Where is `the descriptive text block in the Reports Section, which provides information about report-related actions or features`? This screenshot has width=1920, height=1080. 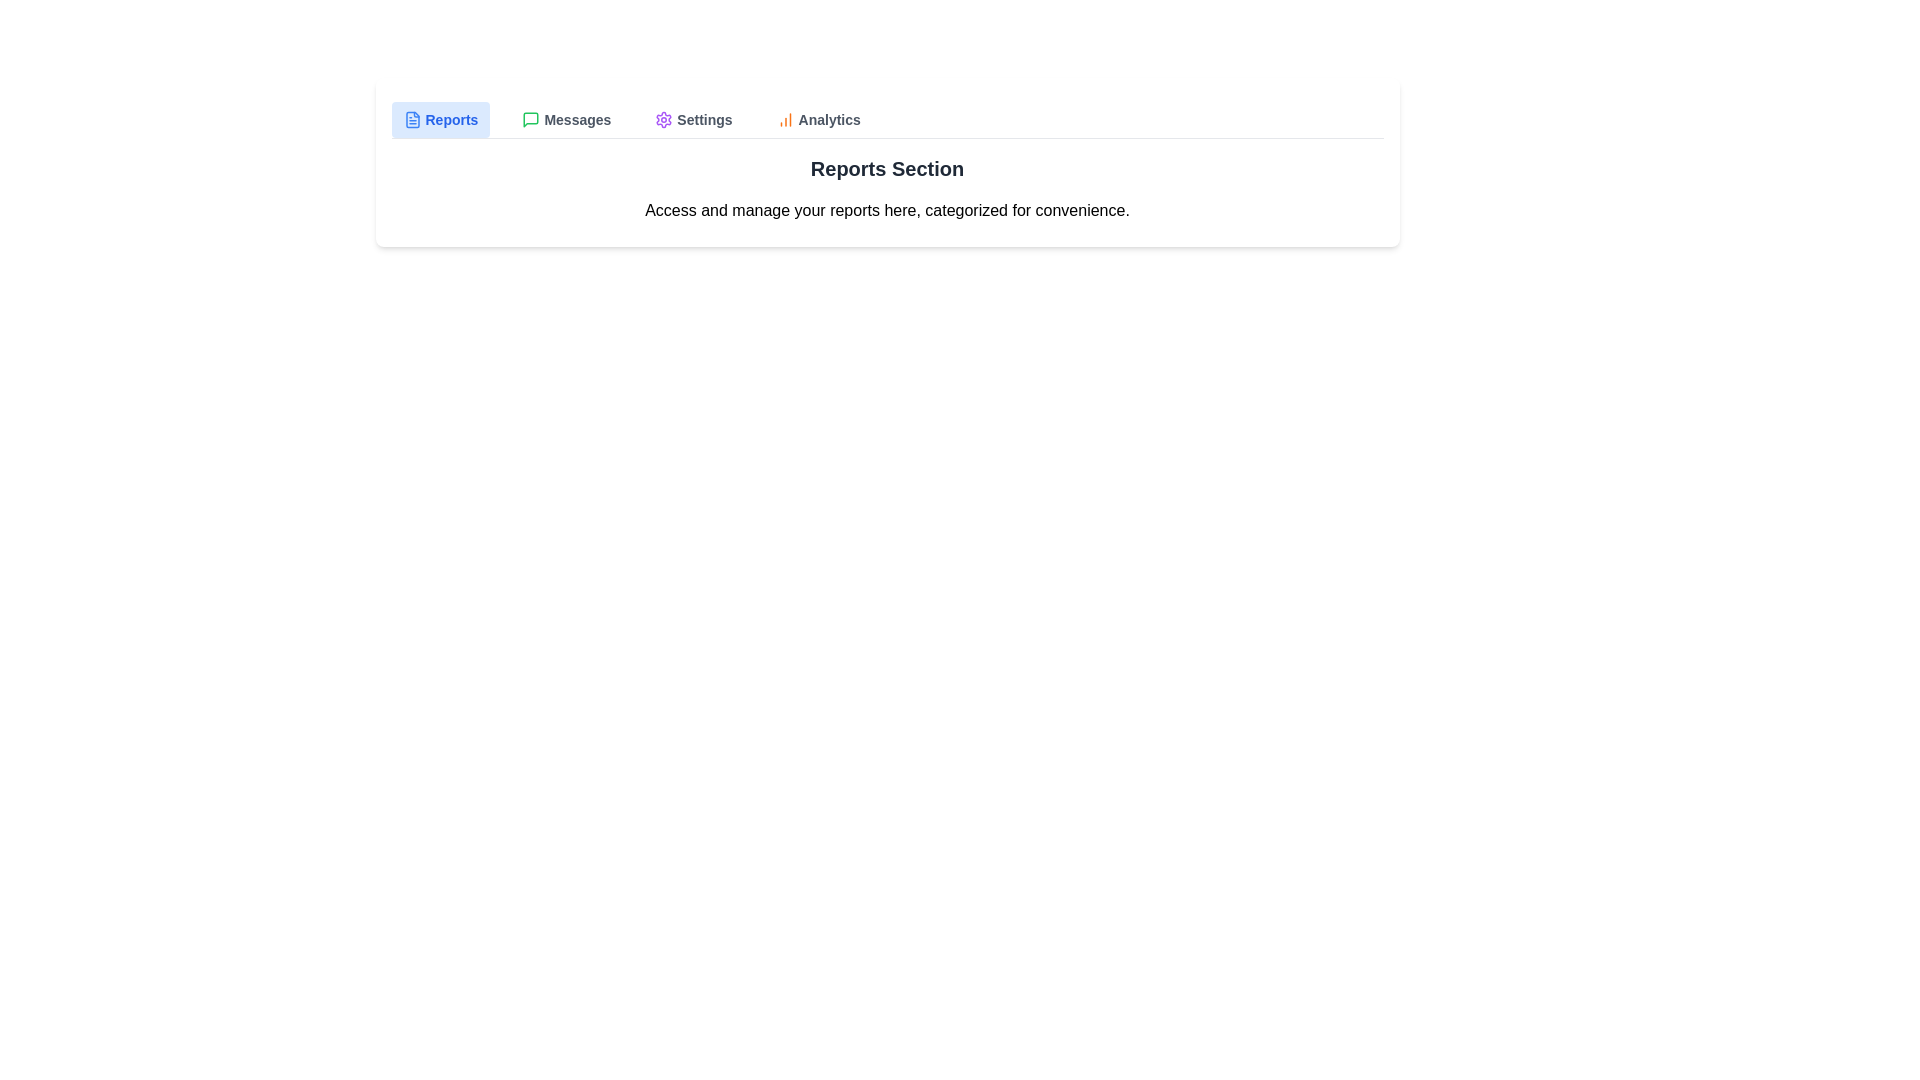 the descriptive text block in the Reports Section, which provides information about report-related actions or features is located at coordinates (886, 211).